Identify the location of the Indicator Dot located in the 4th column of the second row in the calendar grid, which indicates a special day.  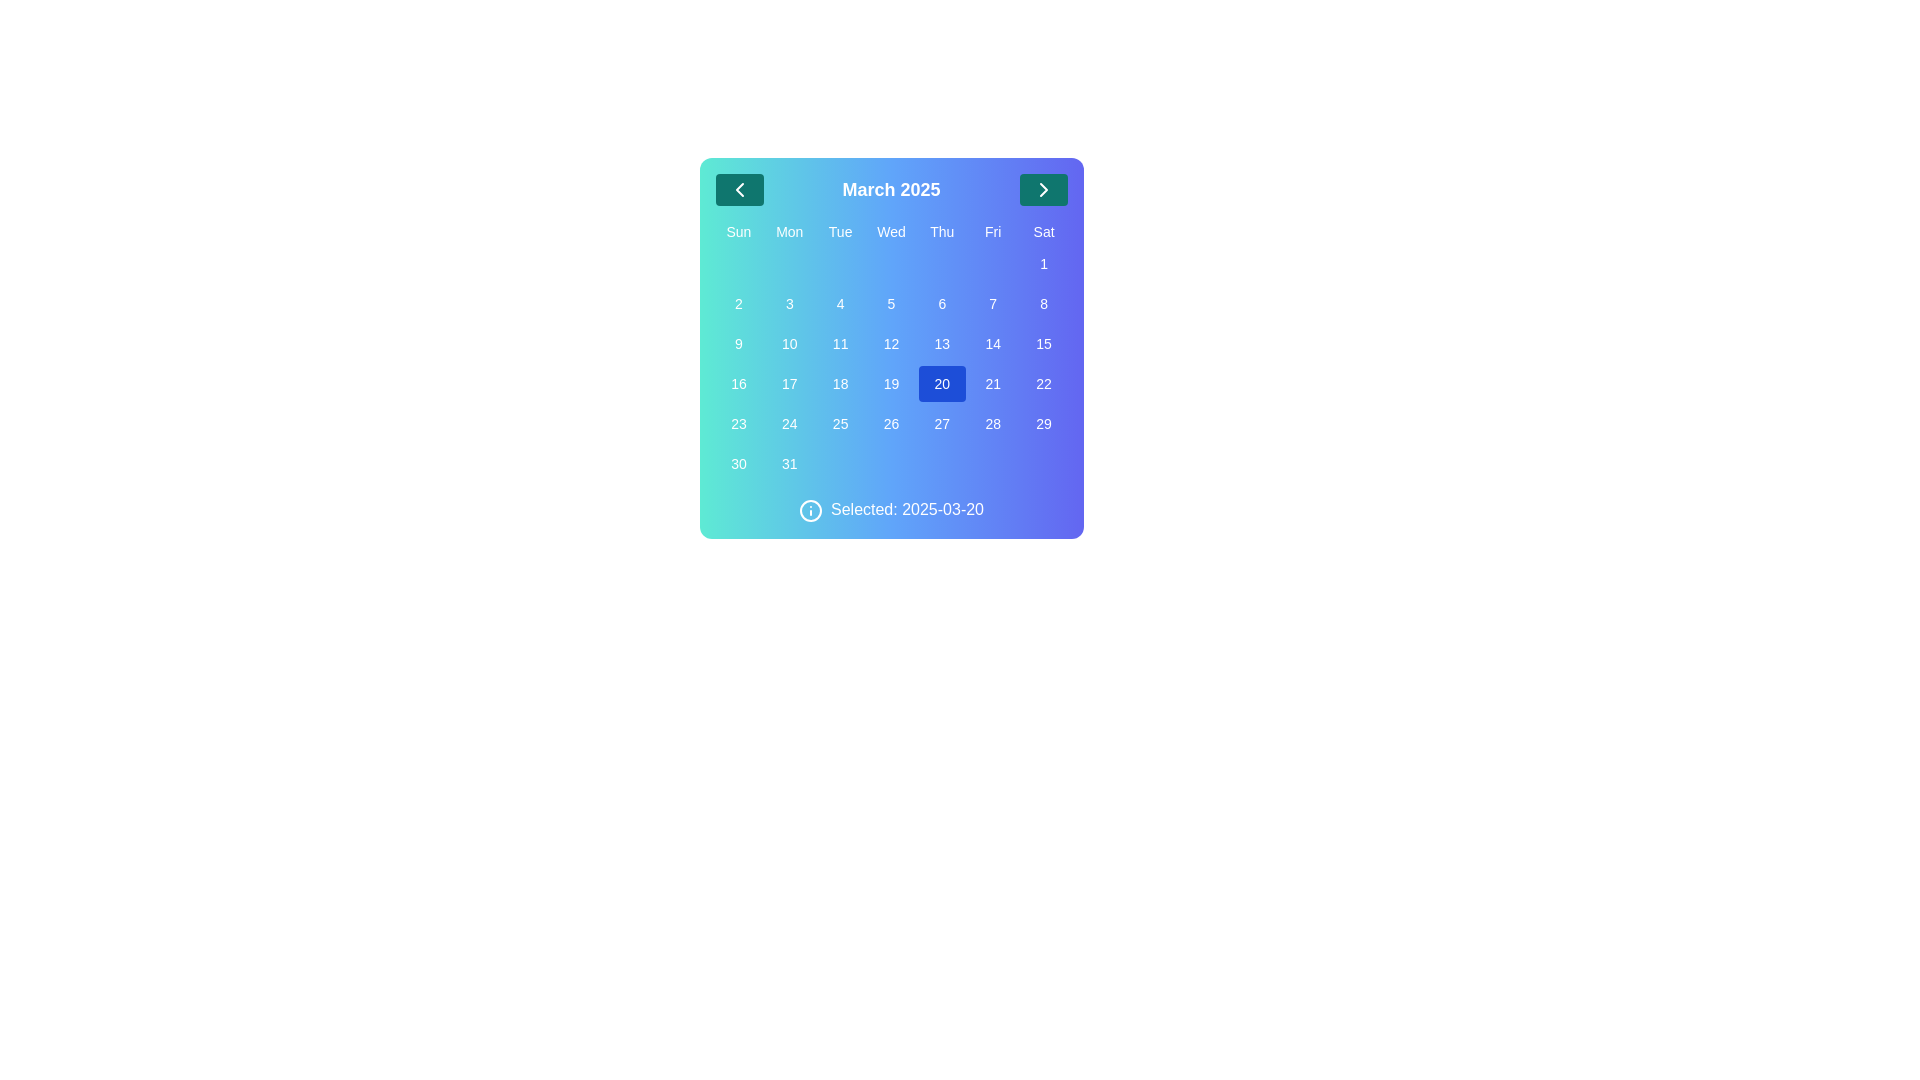
(890, 262).